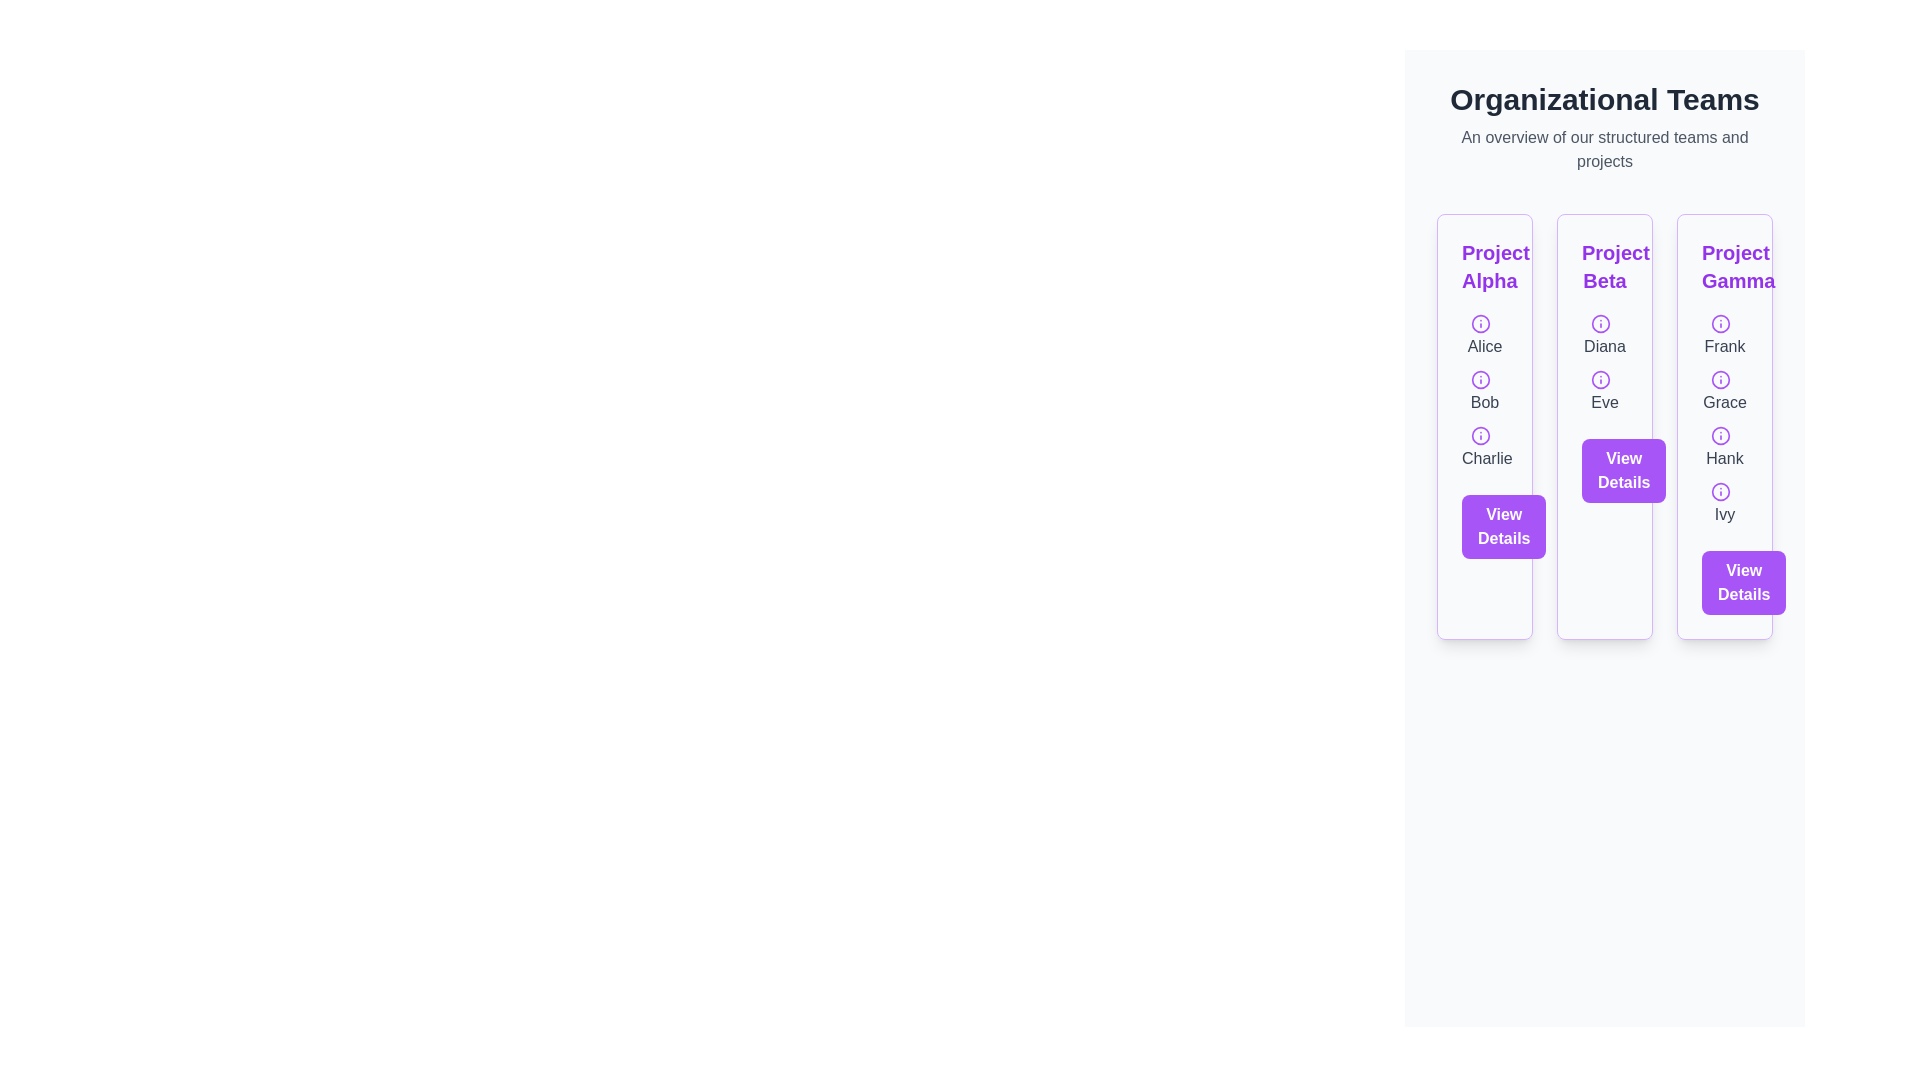 This screenshot has width=1920, height=1080. I want to click on the Circle graphic element located in the 'Project Gamma' column under 'Organizational Teams', aligned with the text 'Grace', so click(1720, 378).